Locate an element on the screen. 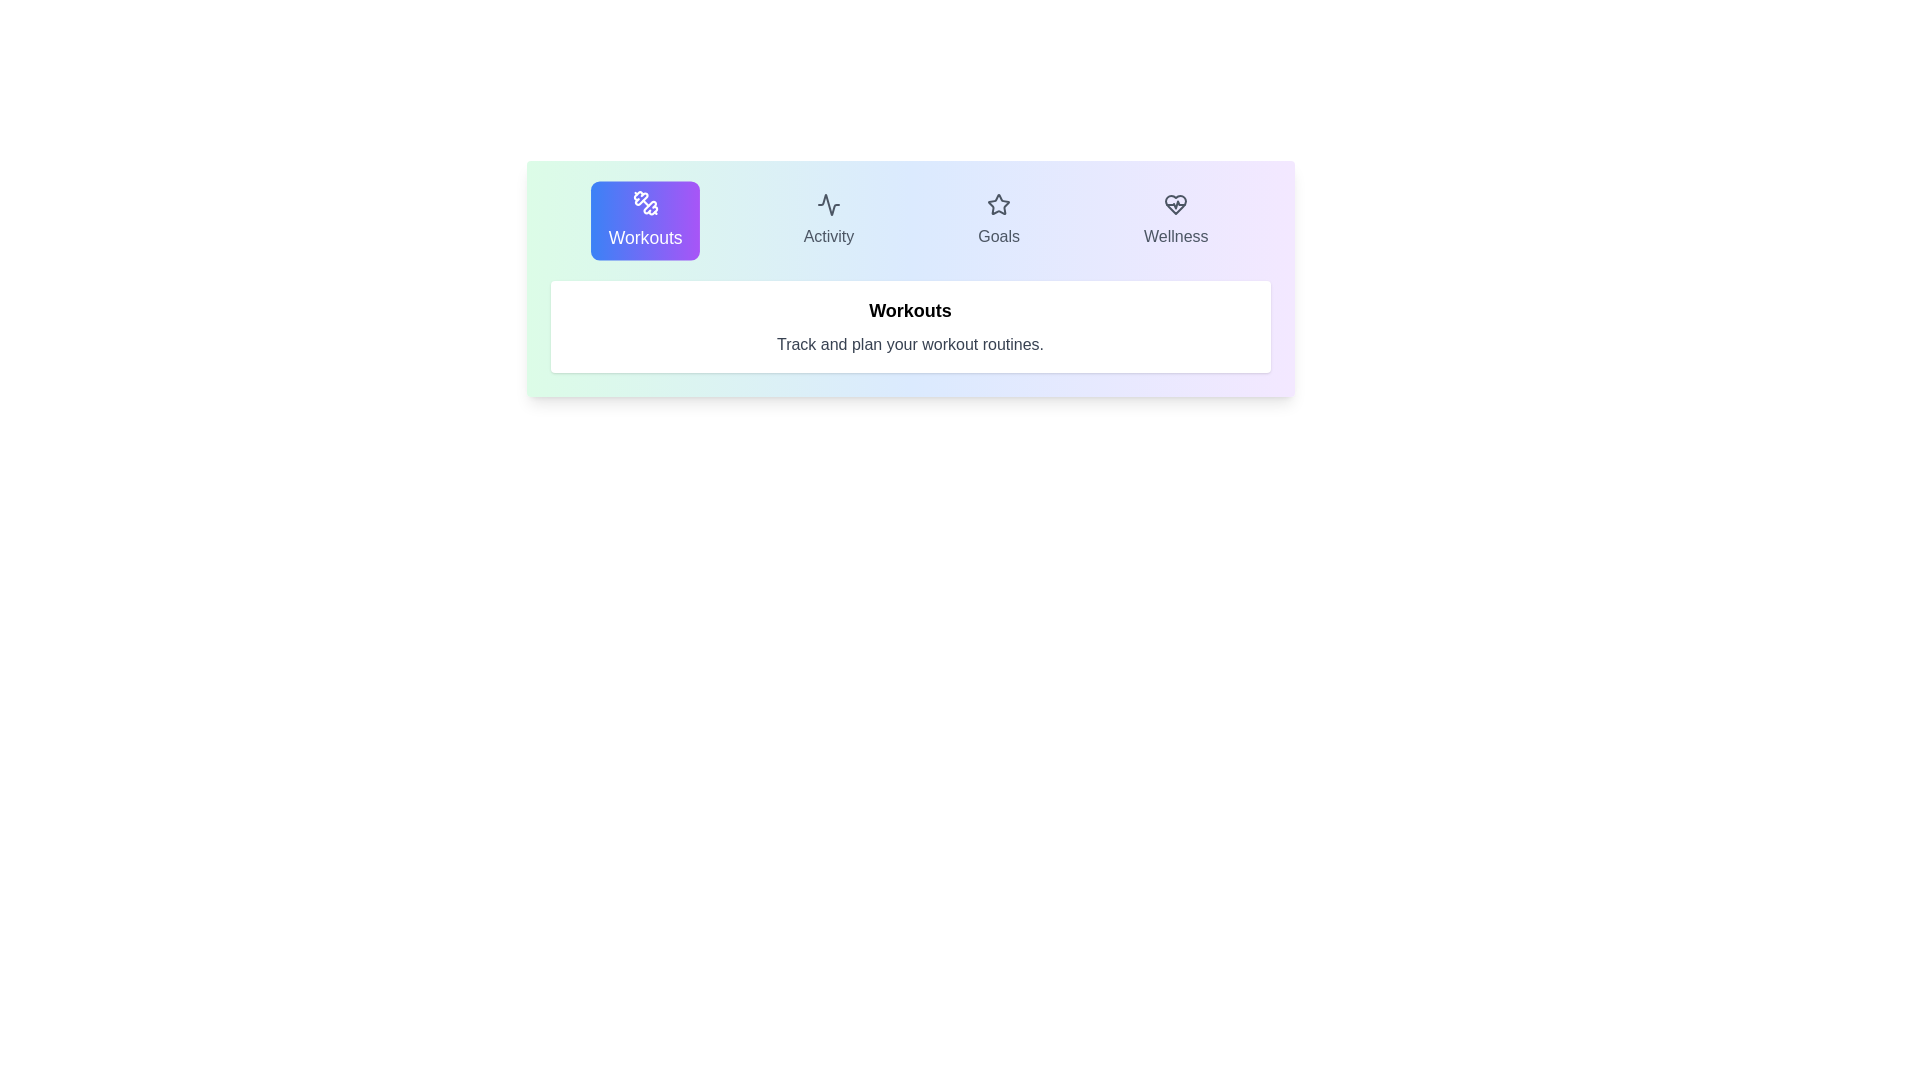 The width and height of the screenshot is (1920, 1080). the 'Goals' icon located above the 'Goals' text in the third section of the horizontal navigation bar is located at coordinates (999, 204).